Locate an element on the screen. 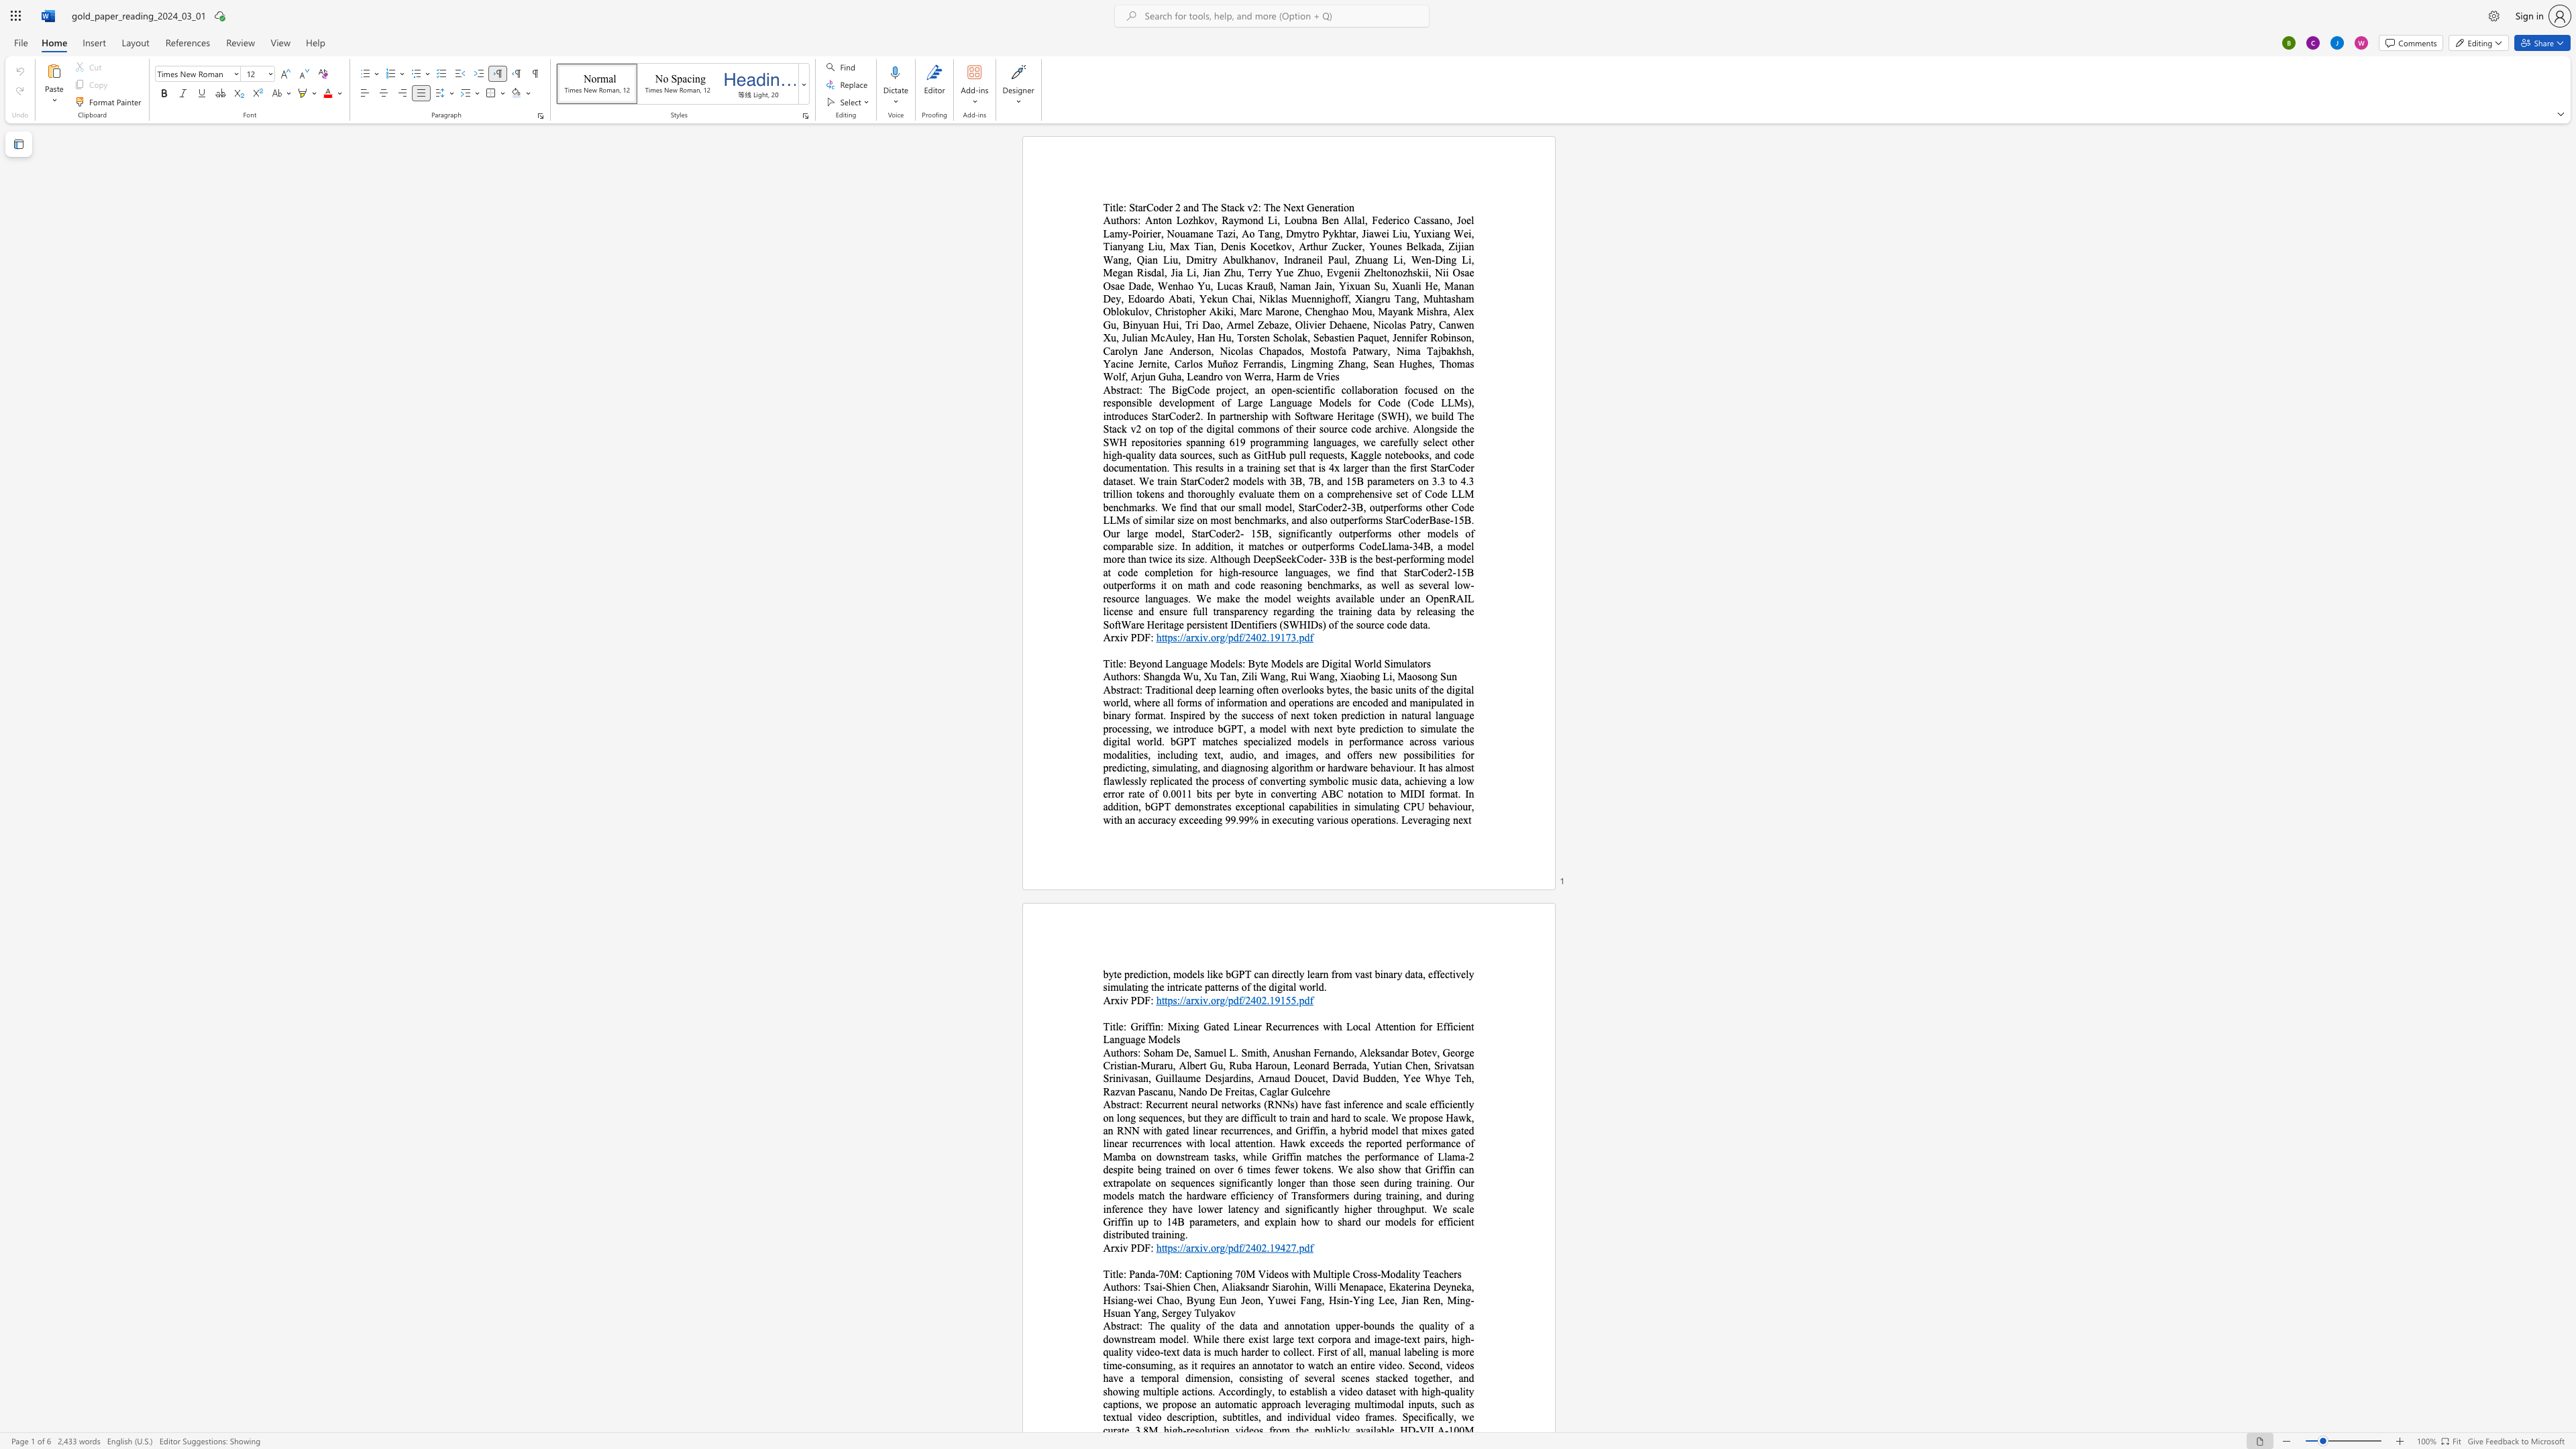 The height and width of the screenshot is (1449, 2576). the 1th character "N" in the text is located at coordinates (1285, 207).